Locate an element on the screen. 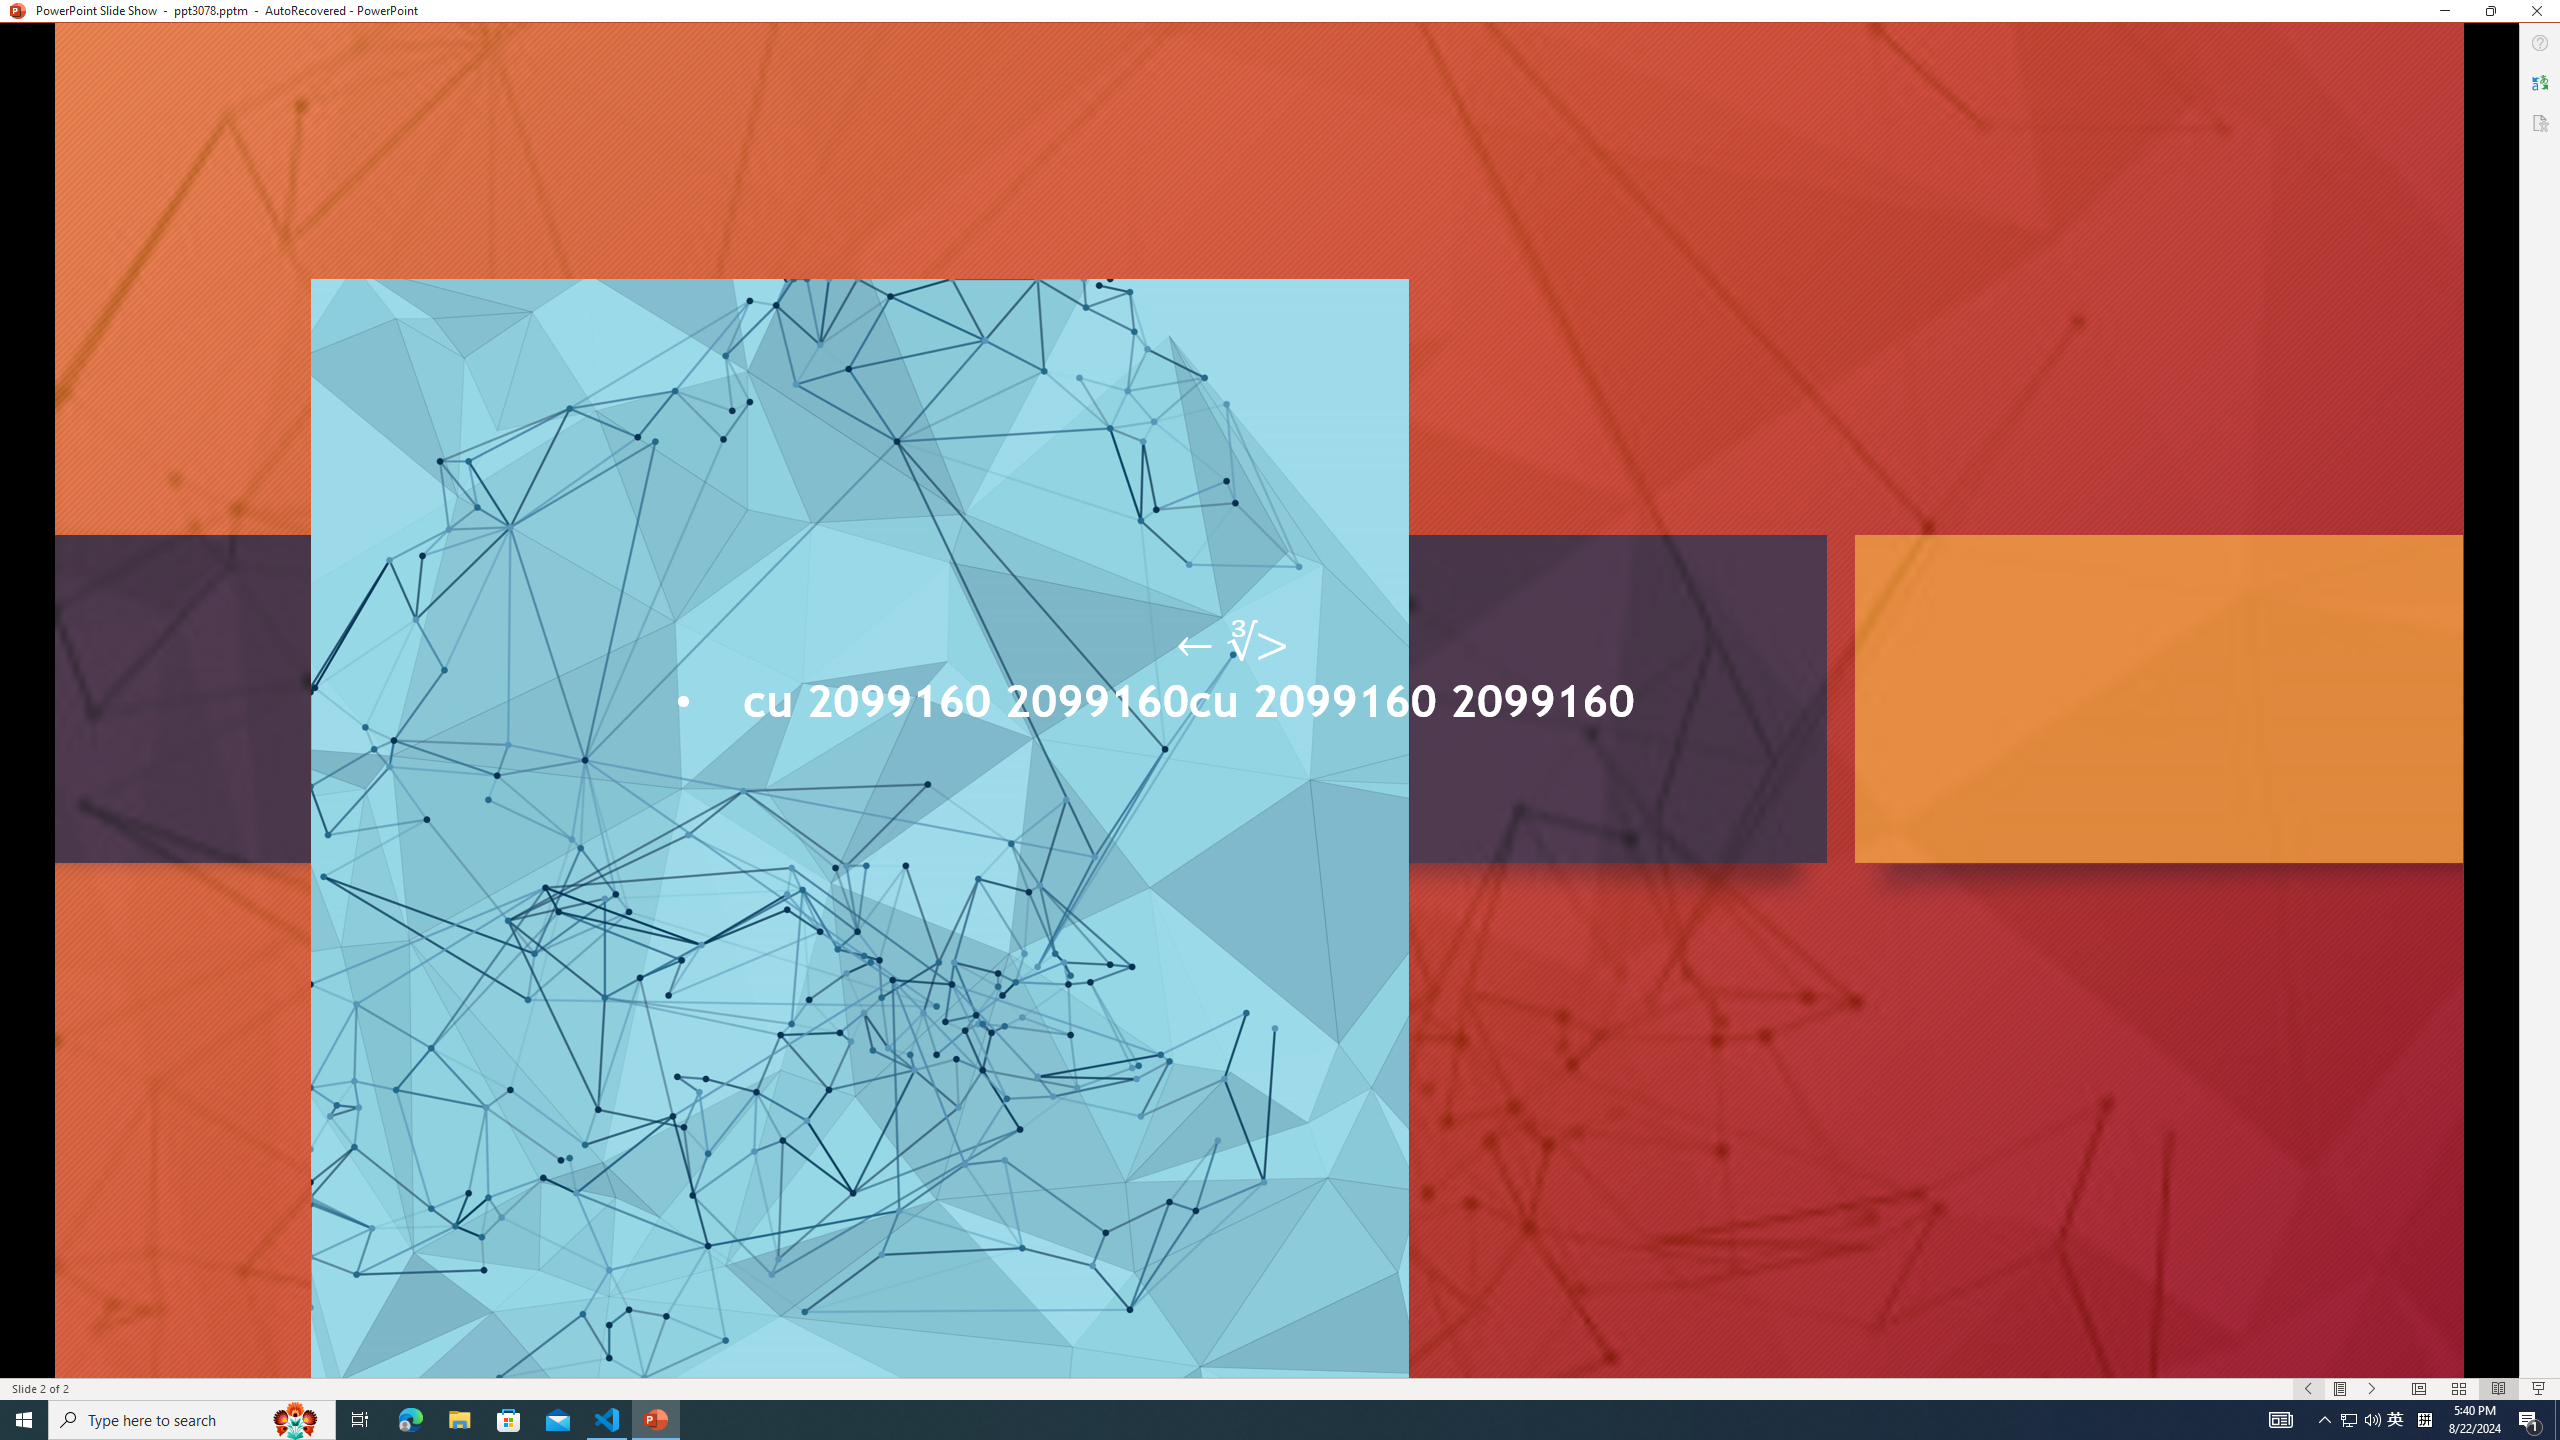 This screenshot has height=1440, width=2560. 'Slide Show Previous On' is located at coordinates (2308, 1389).